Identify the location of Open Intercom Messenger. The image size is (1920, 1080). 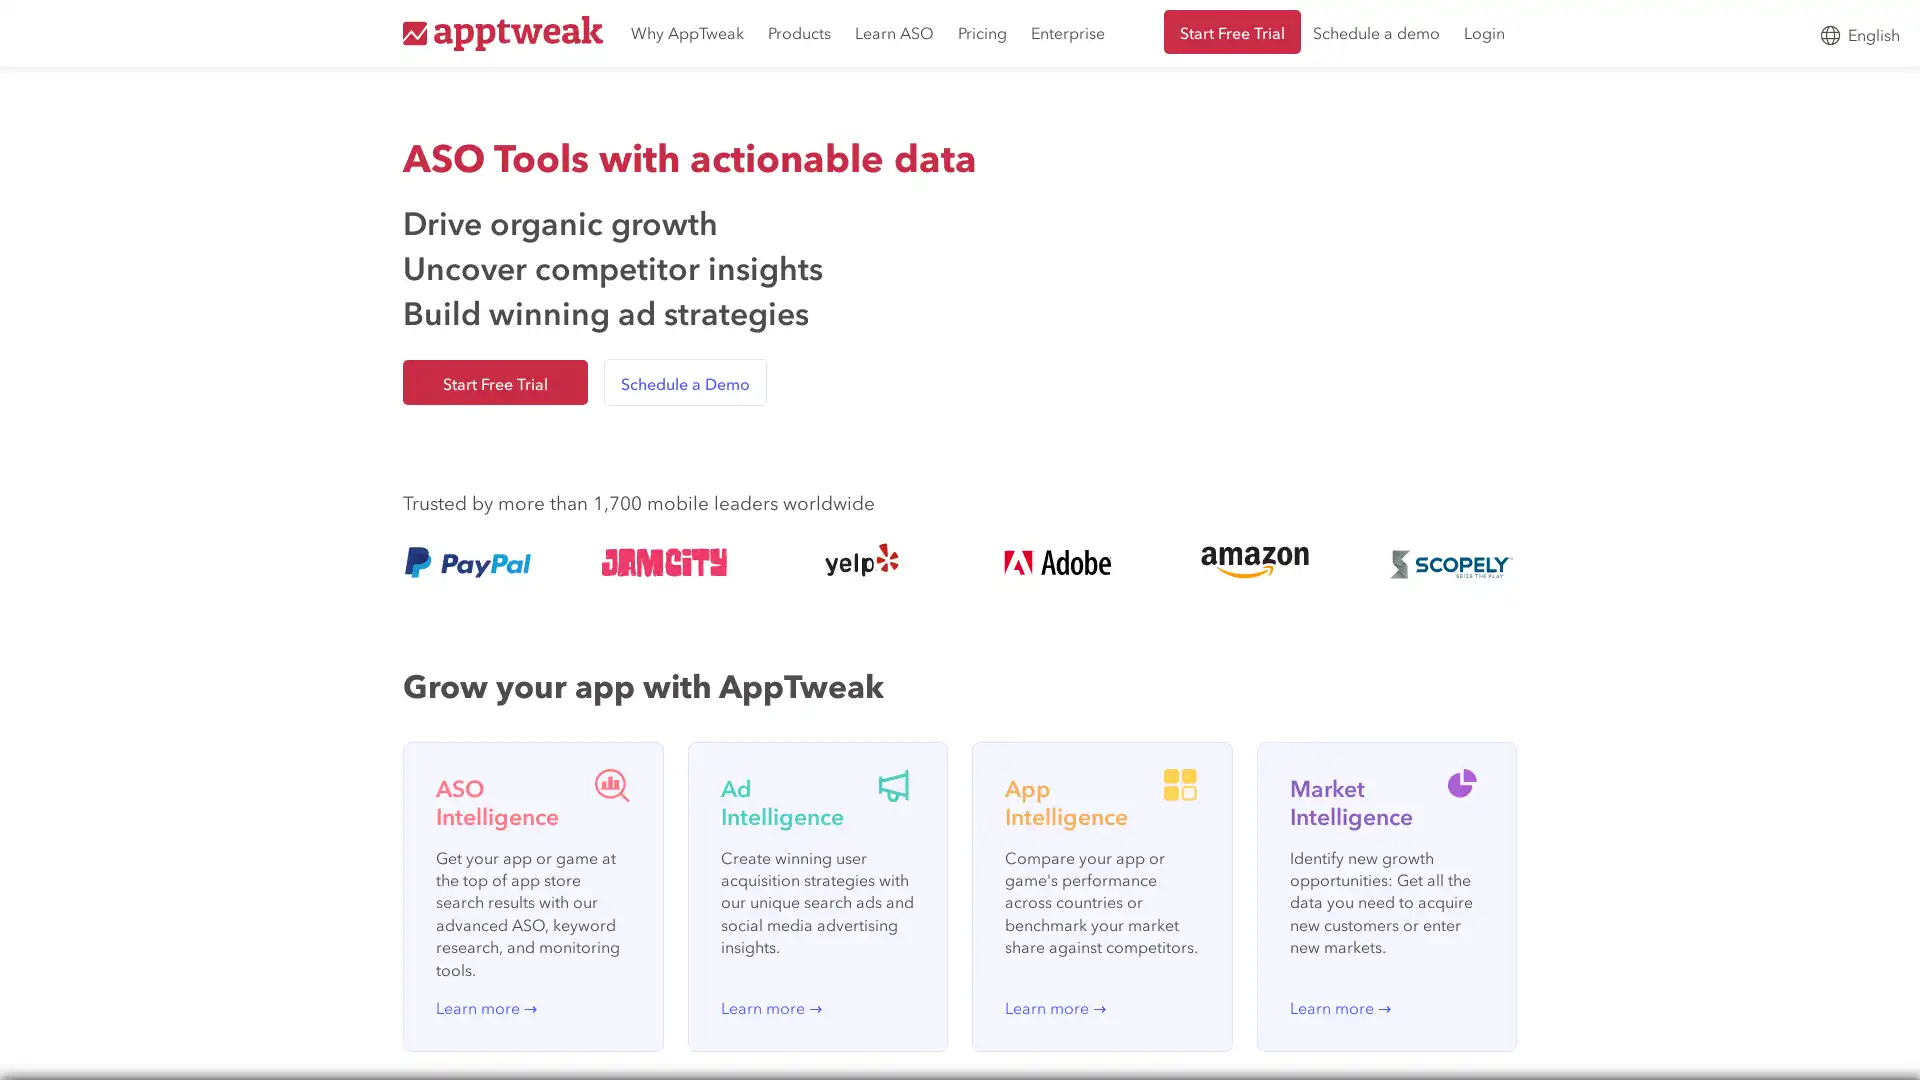
(1869, 1029).